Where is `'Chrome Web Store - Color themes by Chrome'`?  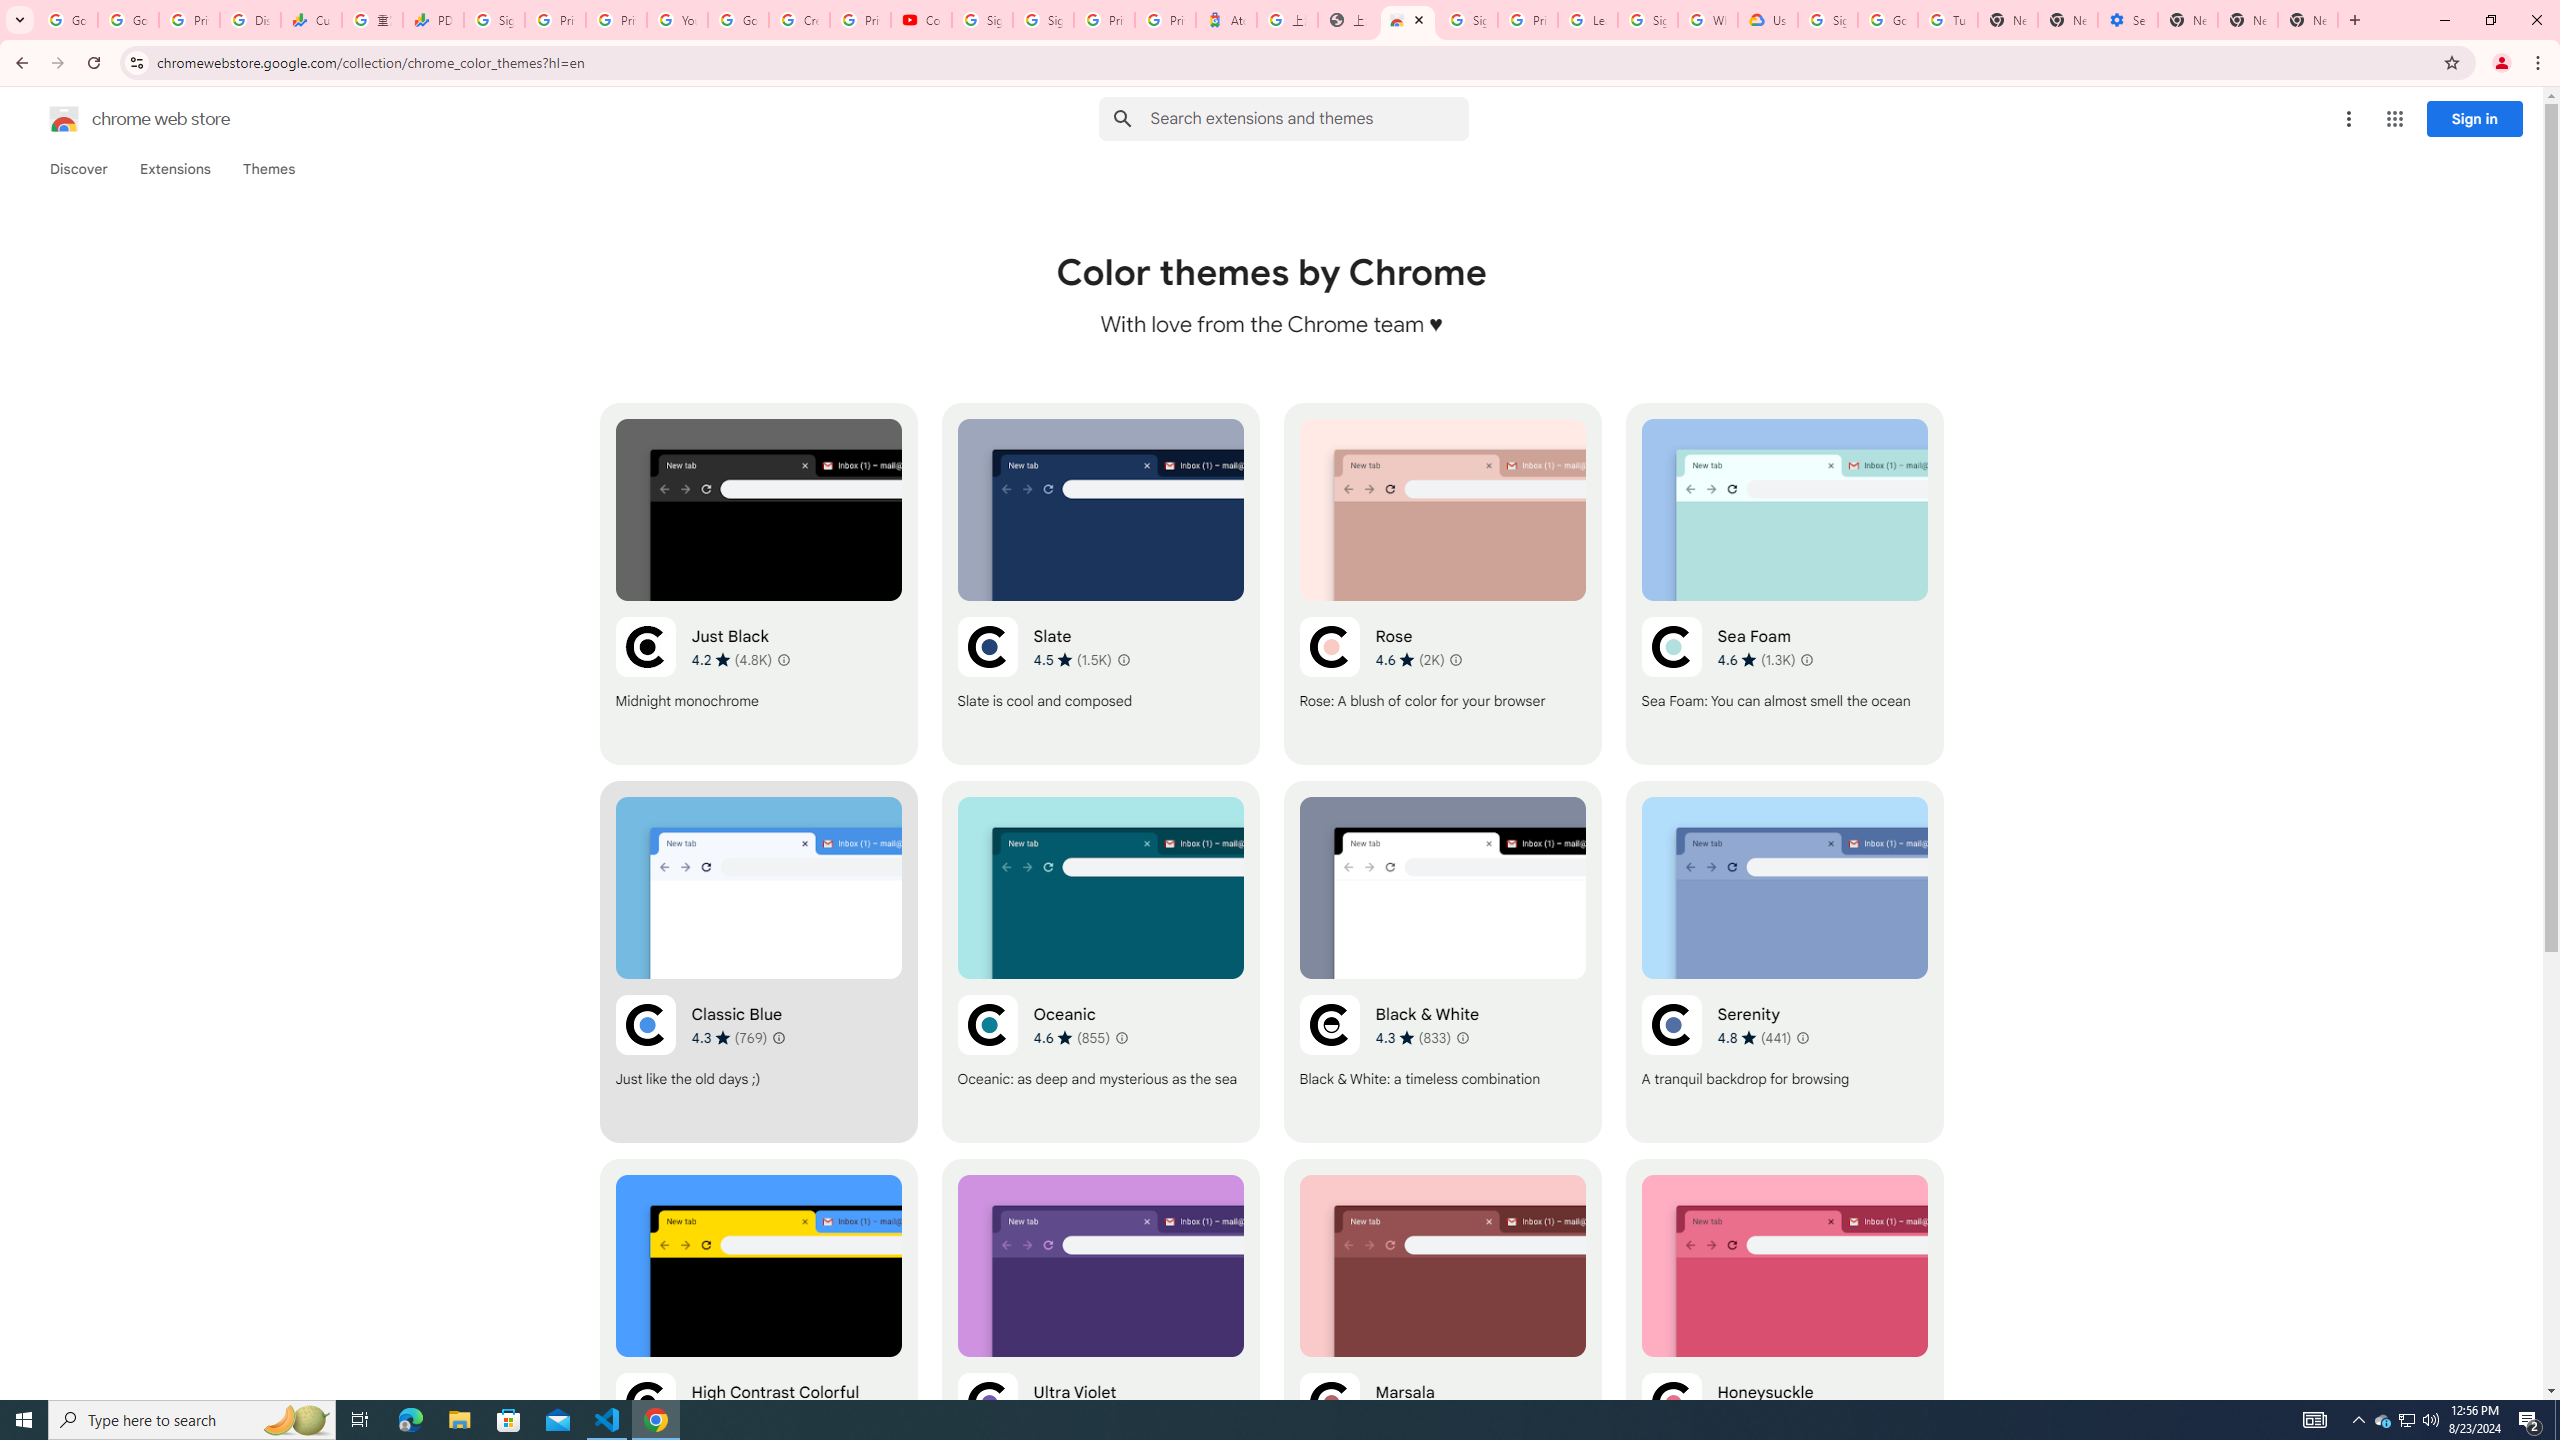 'Chrome Web Store - Color themes by Chrome' is located at coordinates (1407, 19).